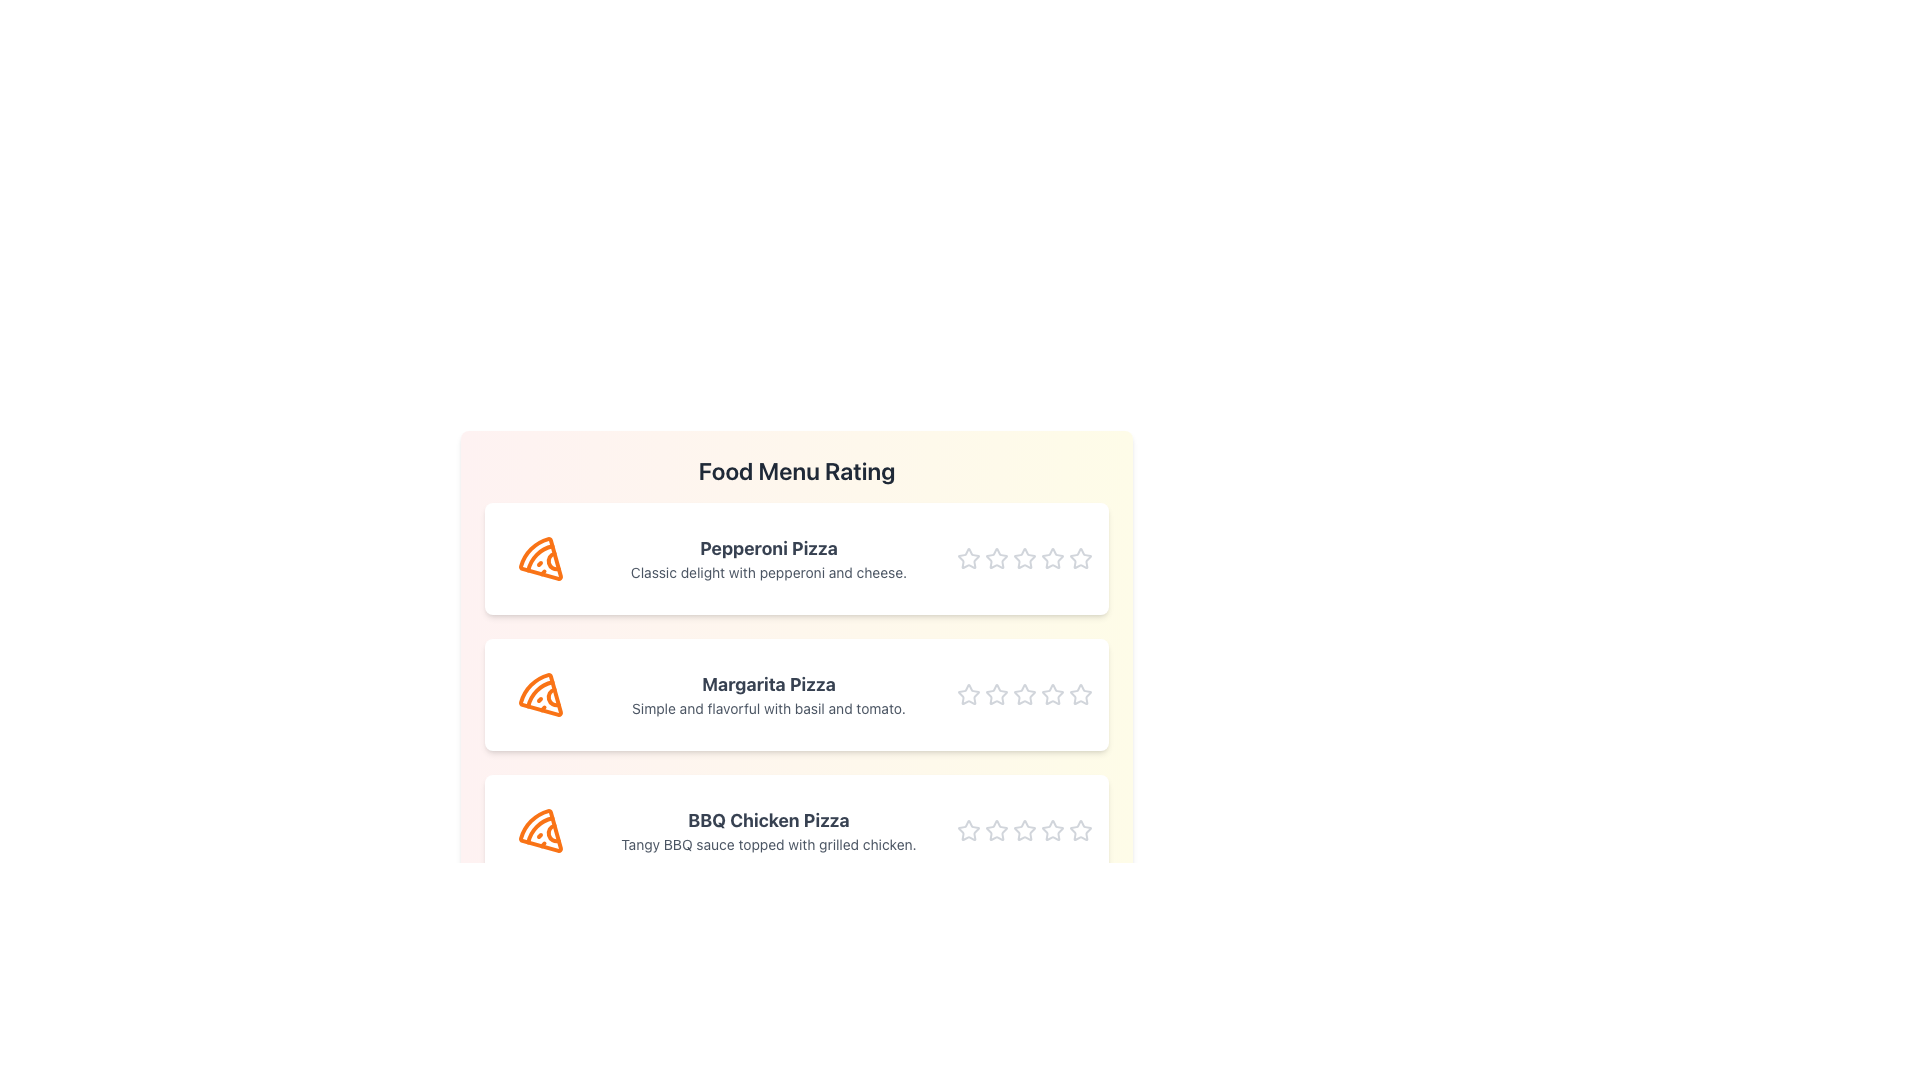  Describe the element at coordinates (997, 830) in the screenshot. I see `the third star in the fifth column of the rating section for 'BBQ Chicken Pizza' to give a rating` at that location.